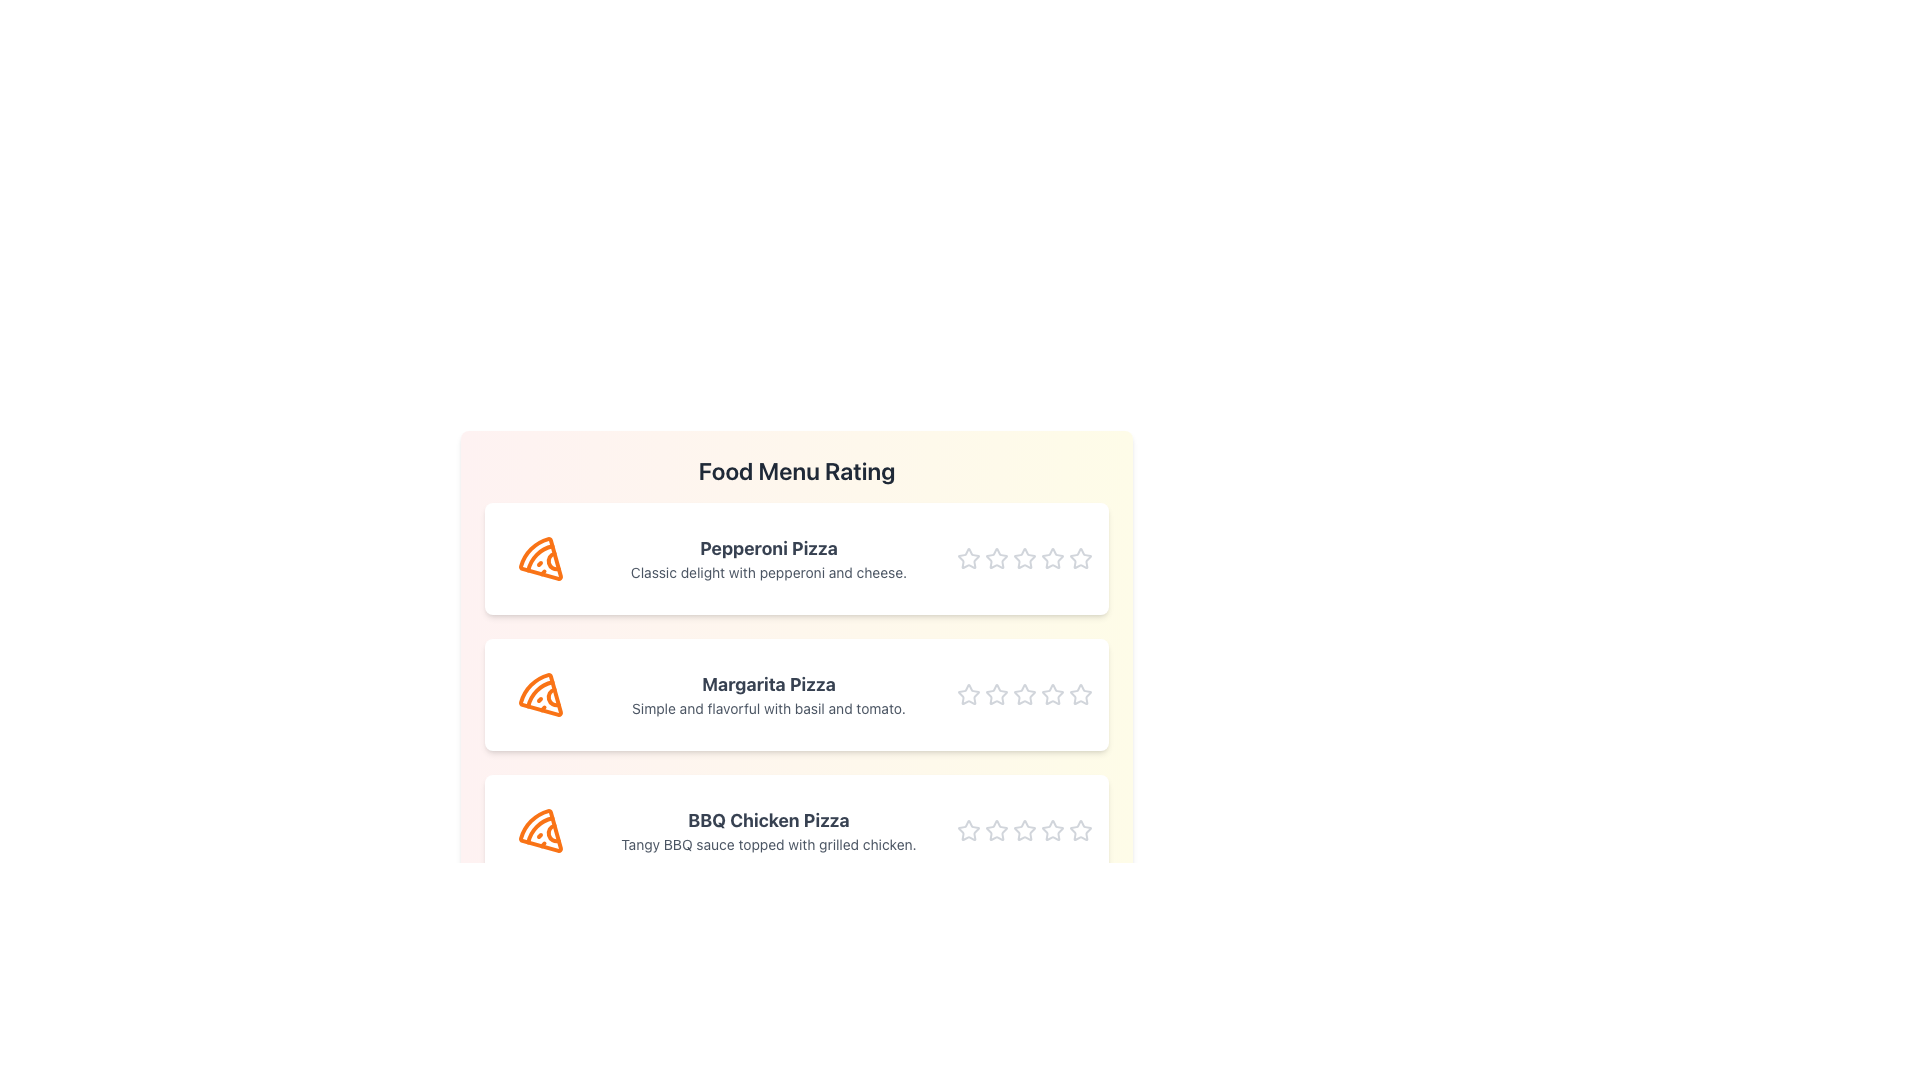  Describe the element at coordinates (997, 830) in the screenshot. I see `the third star in the fifth column of the rating section for 'BBQ Chicken Pizza' to give a rating` at that location.